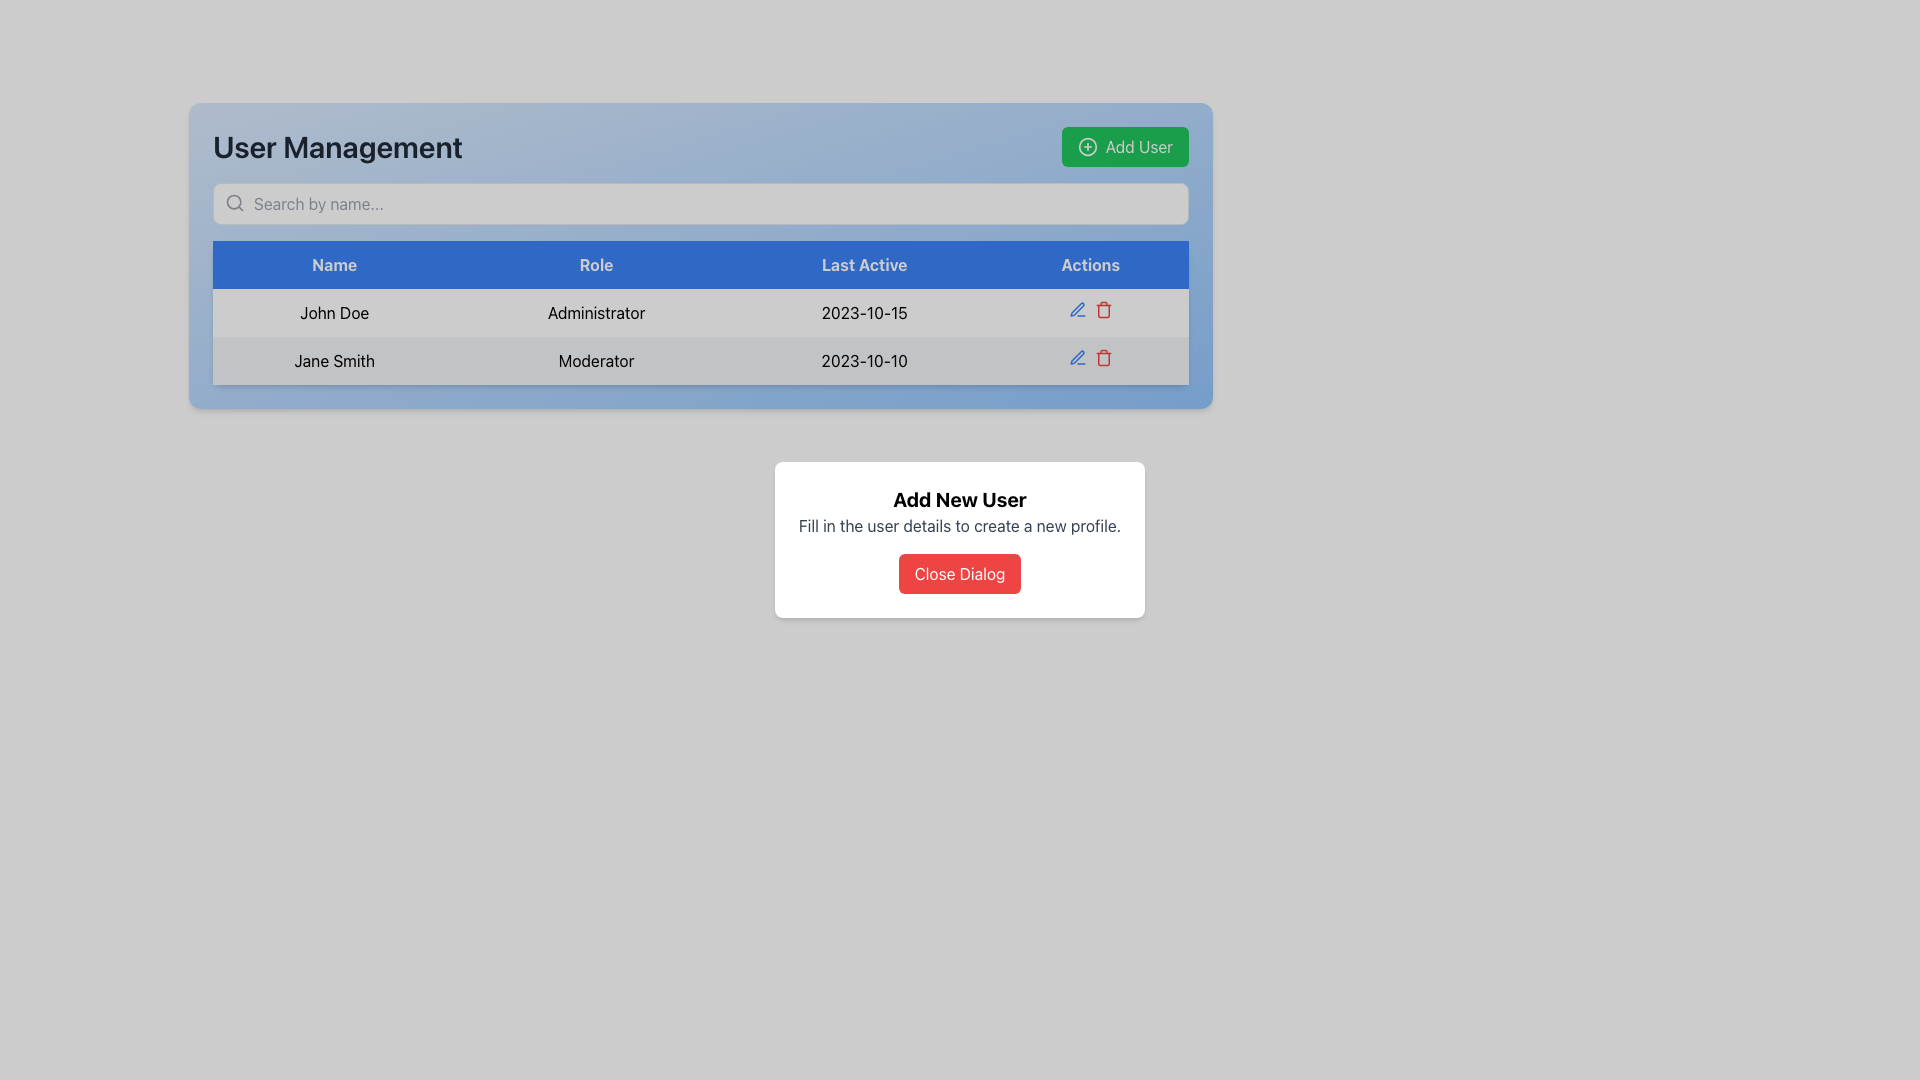  I want to click on the Text Label that serves as the title or heading of the interface section, located on the left side of the header, aligned horizontally with the 'Add User' button, so click(338, 145).